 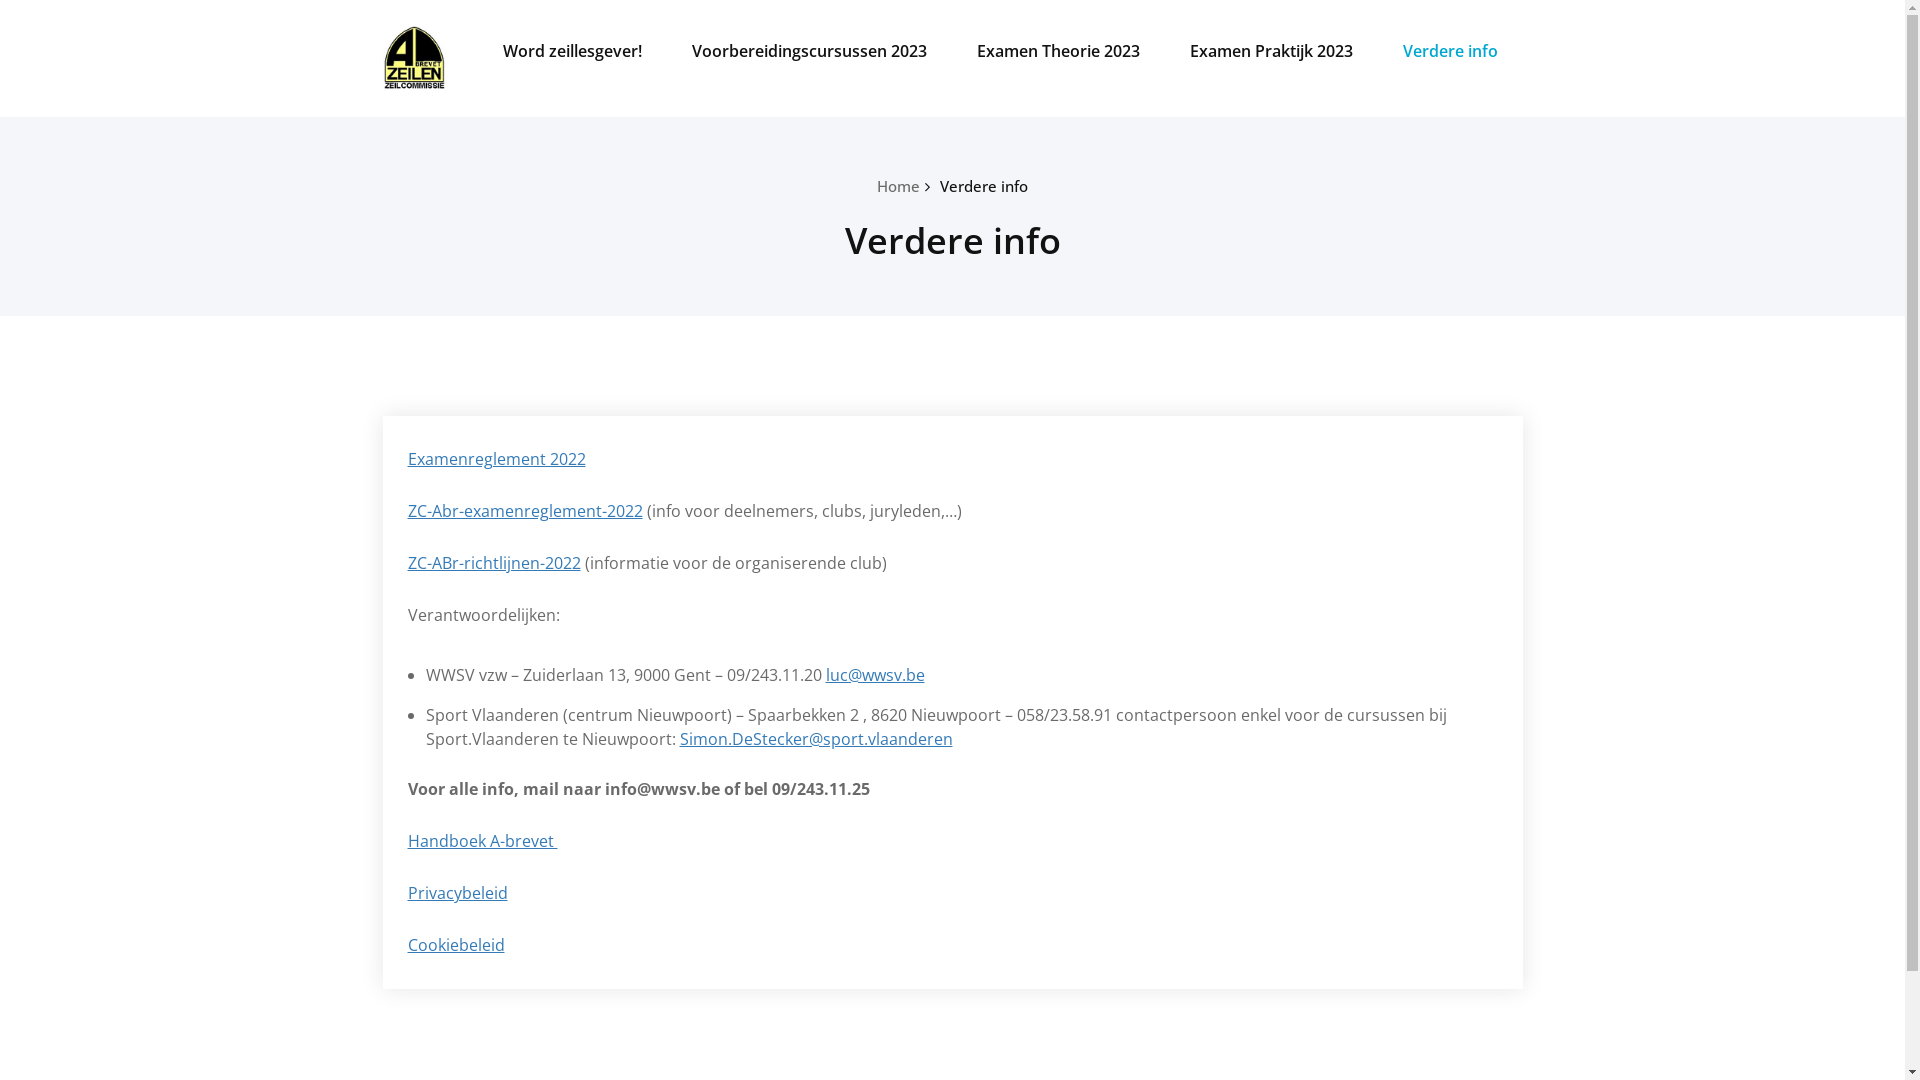 What do you see at coordinates (456, 892) in the screenshot?
I see `'Privacybeleid'` at bounding box center [456, 892].